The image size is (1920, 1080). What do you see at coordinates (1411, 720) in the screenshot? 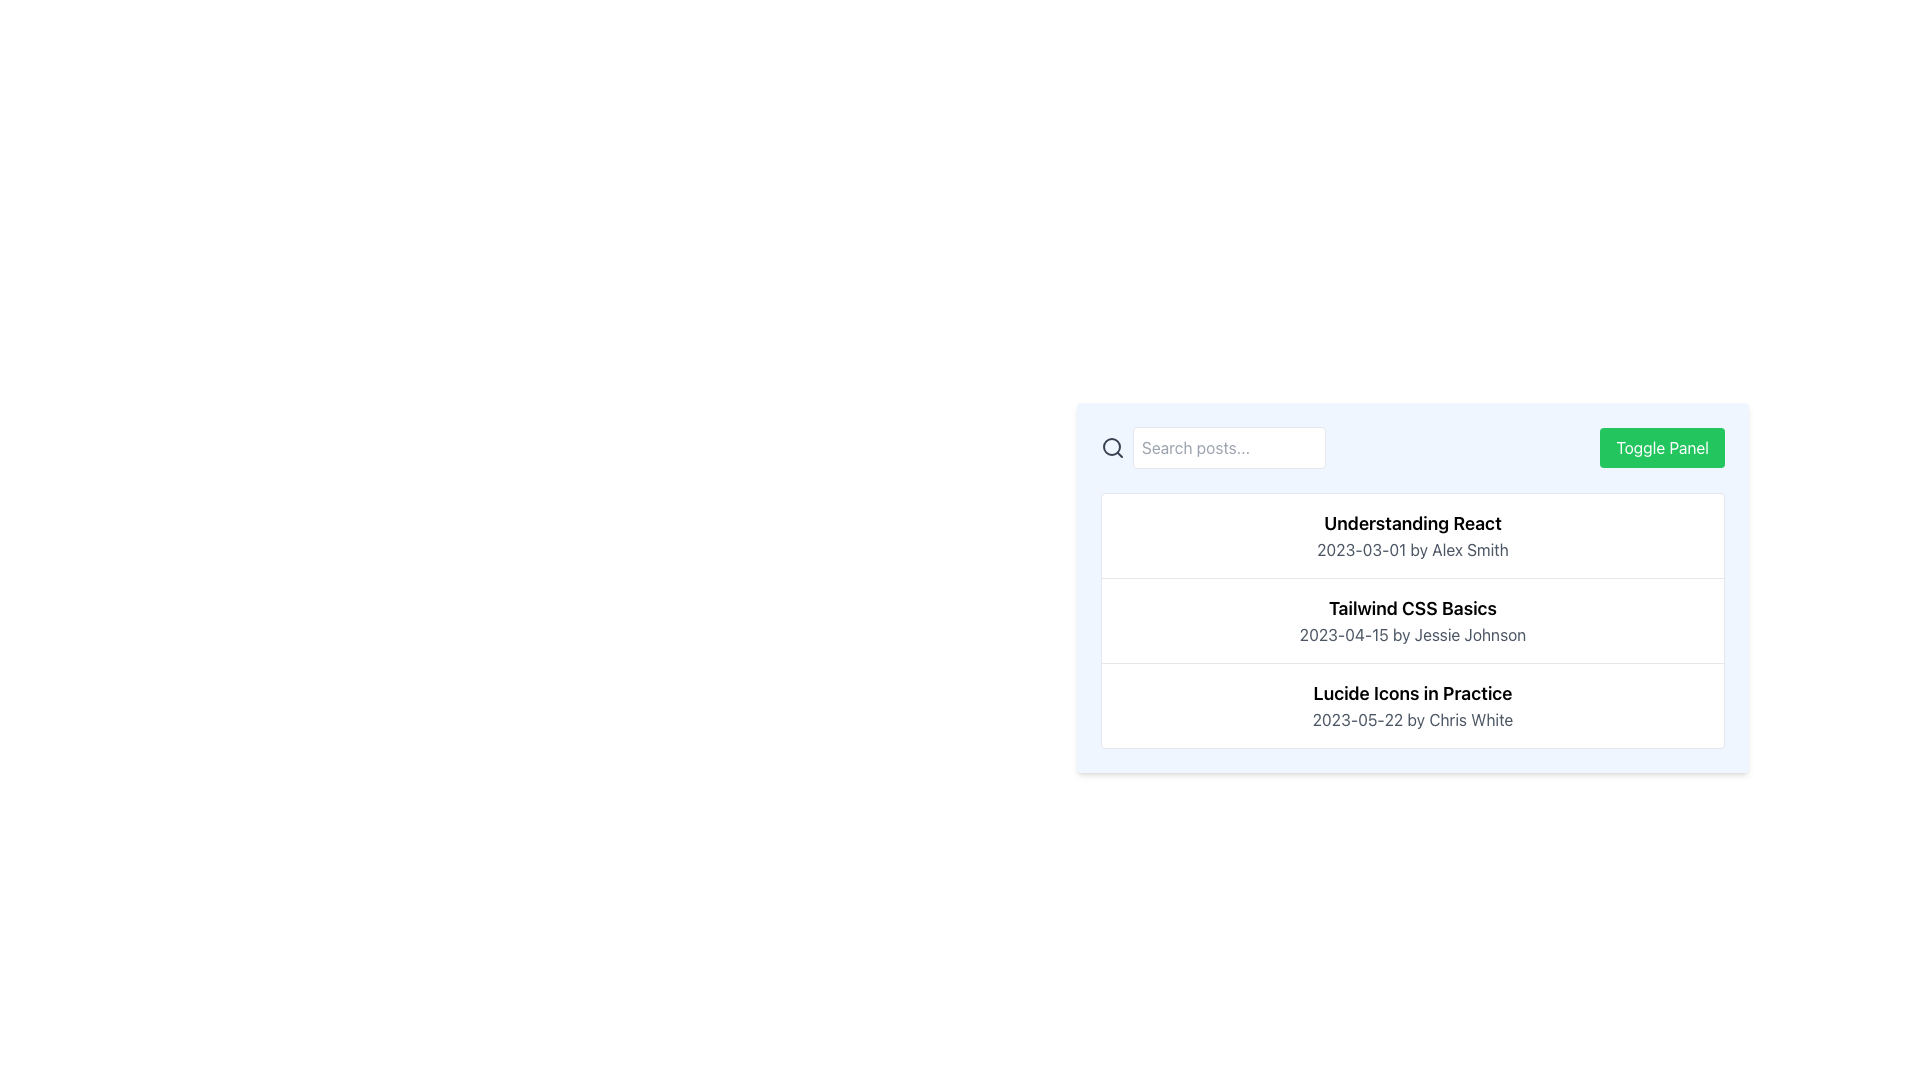
I see `text label displaying the date and author information formatted as '2023-05-22 by Chris White', which is styled in gray and positioned below the title 'Lucide Icons in Practice'` at bounding box center [1411, 720].